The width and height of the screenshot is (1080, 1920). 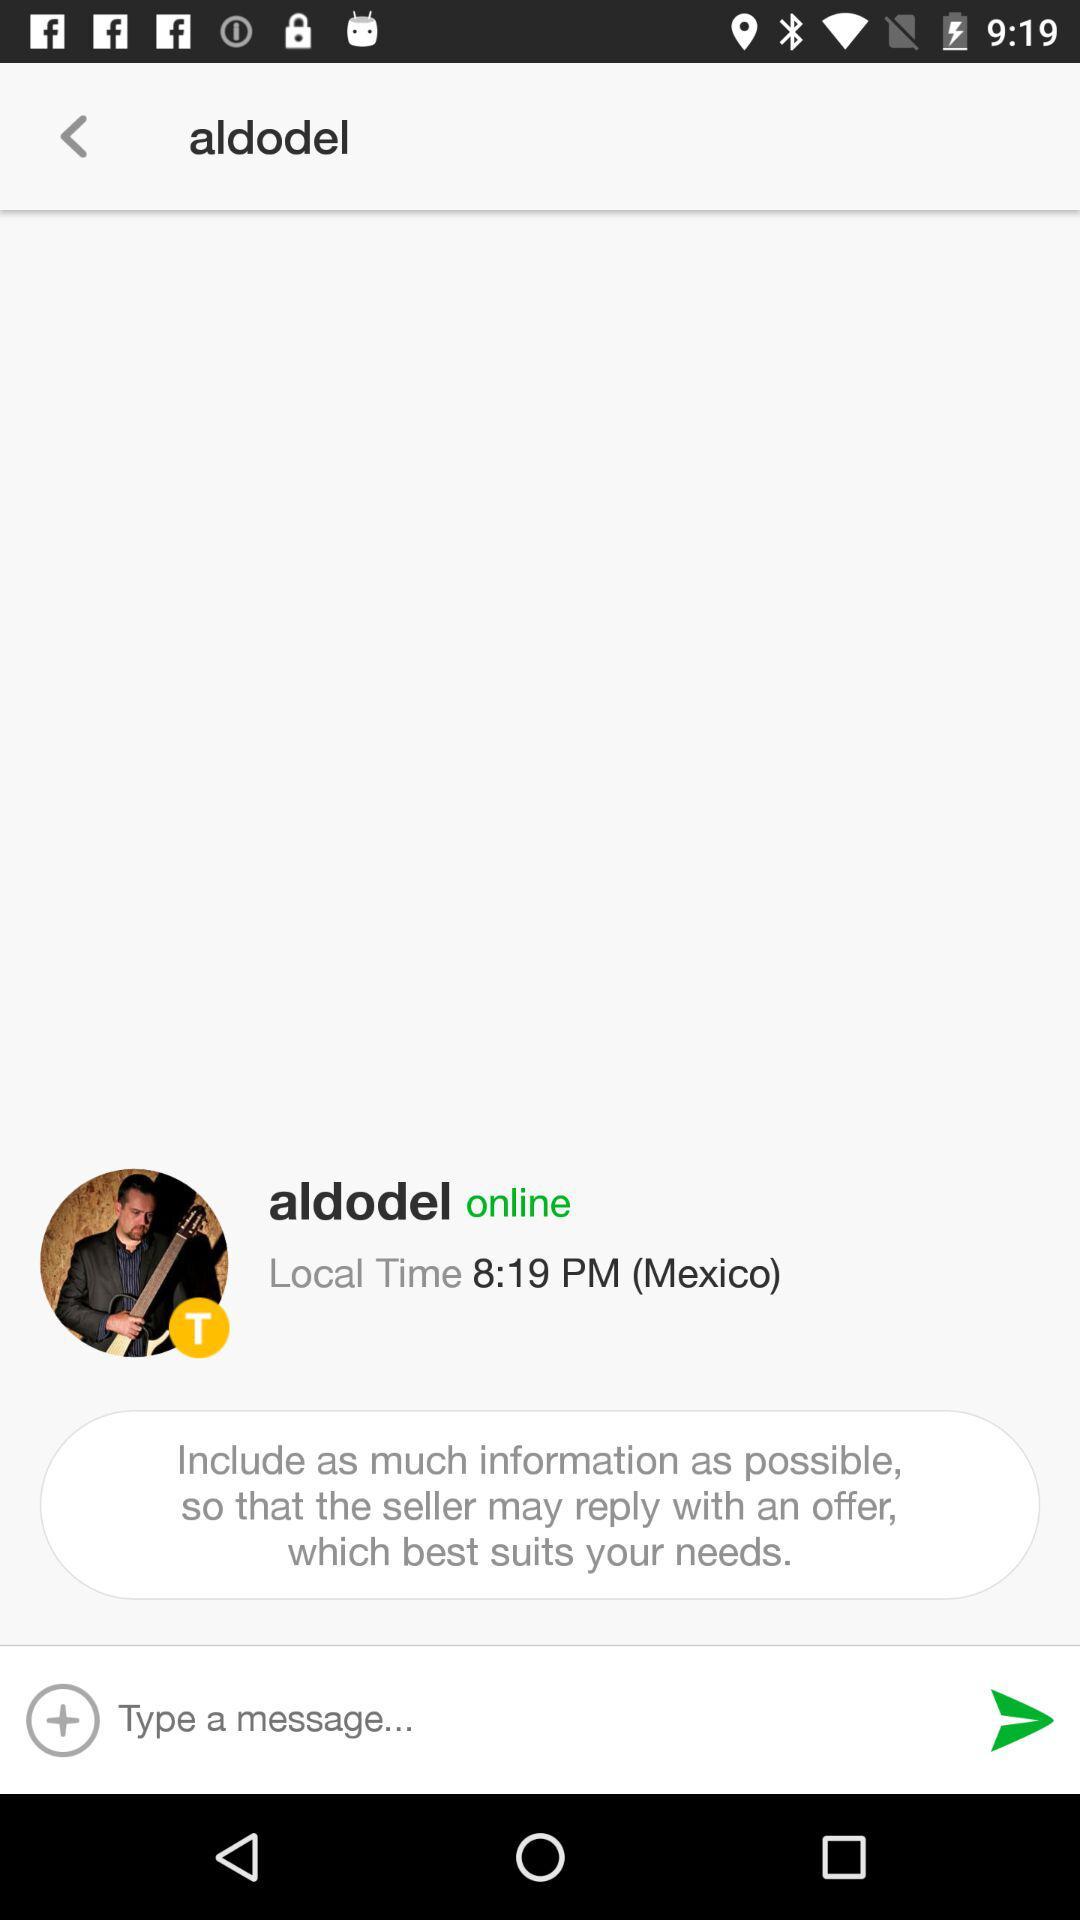 I want to click on input message, so click(x=545, y=1719).